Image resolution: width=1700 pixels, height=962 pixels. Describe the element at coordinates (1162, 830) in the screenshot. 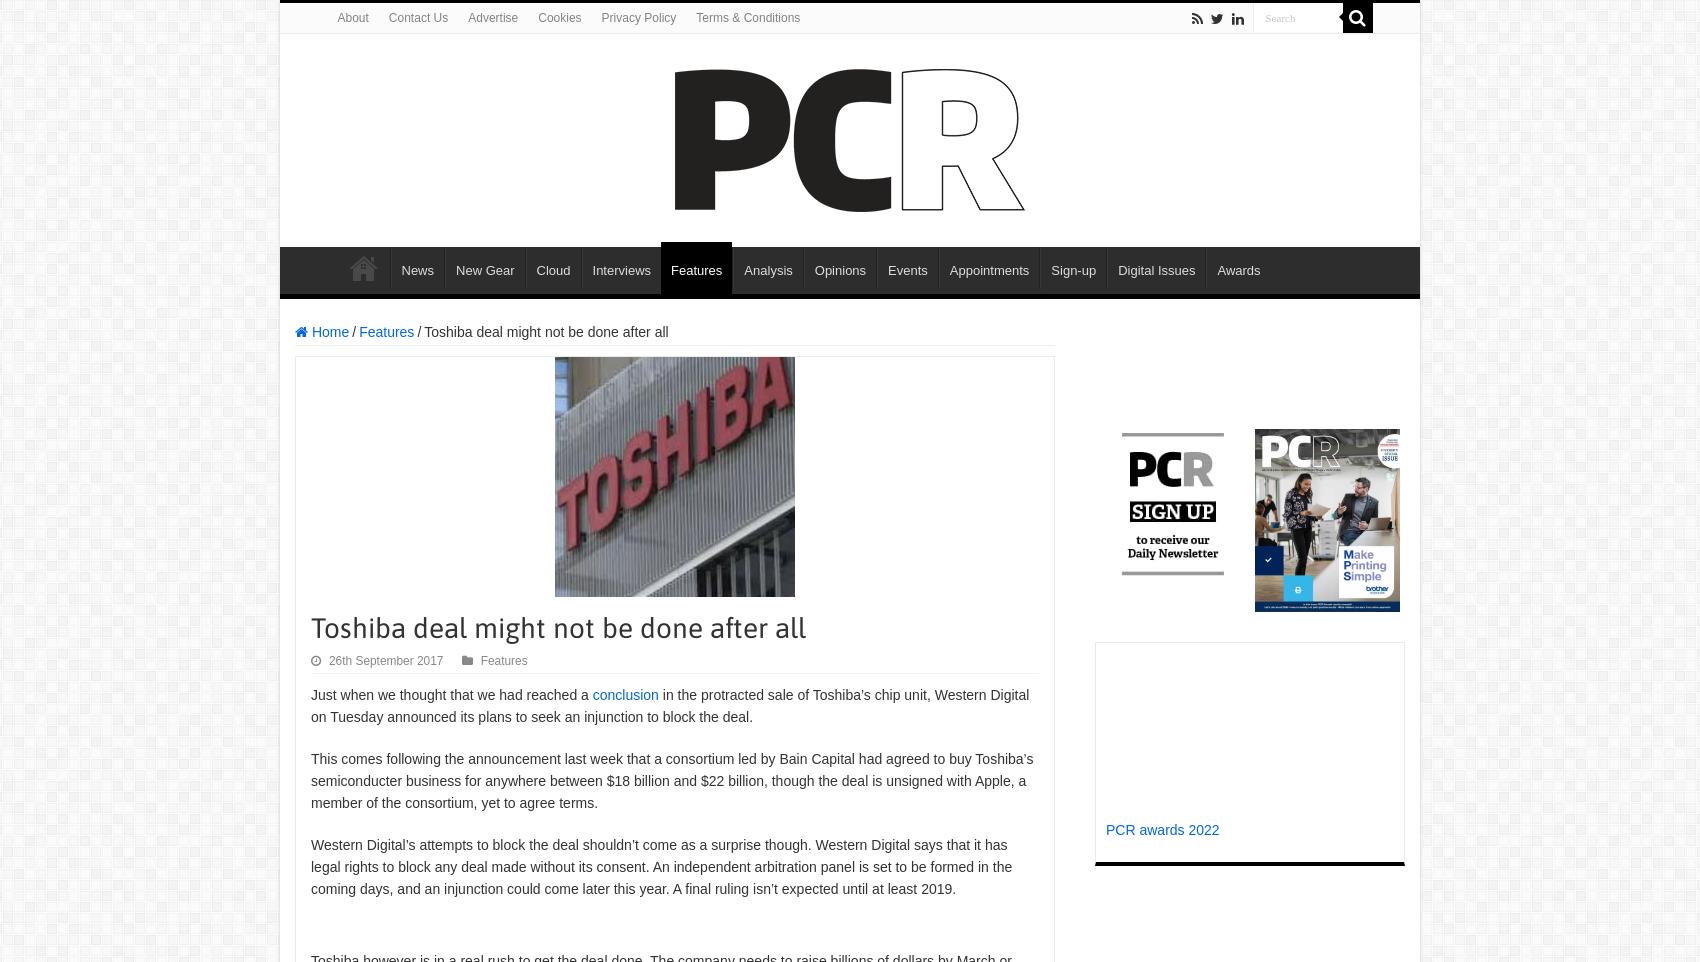

I see `'PCR awards 2022'` at that location.